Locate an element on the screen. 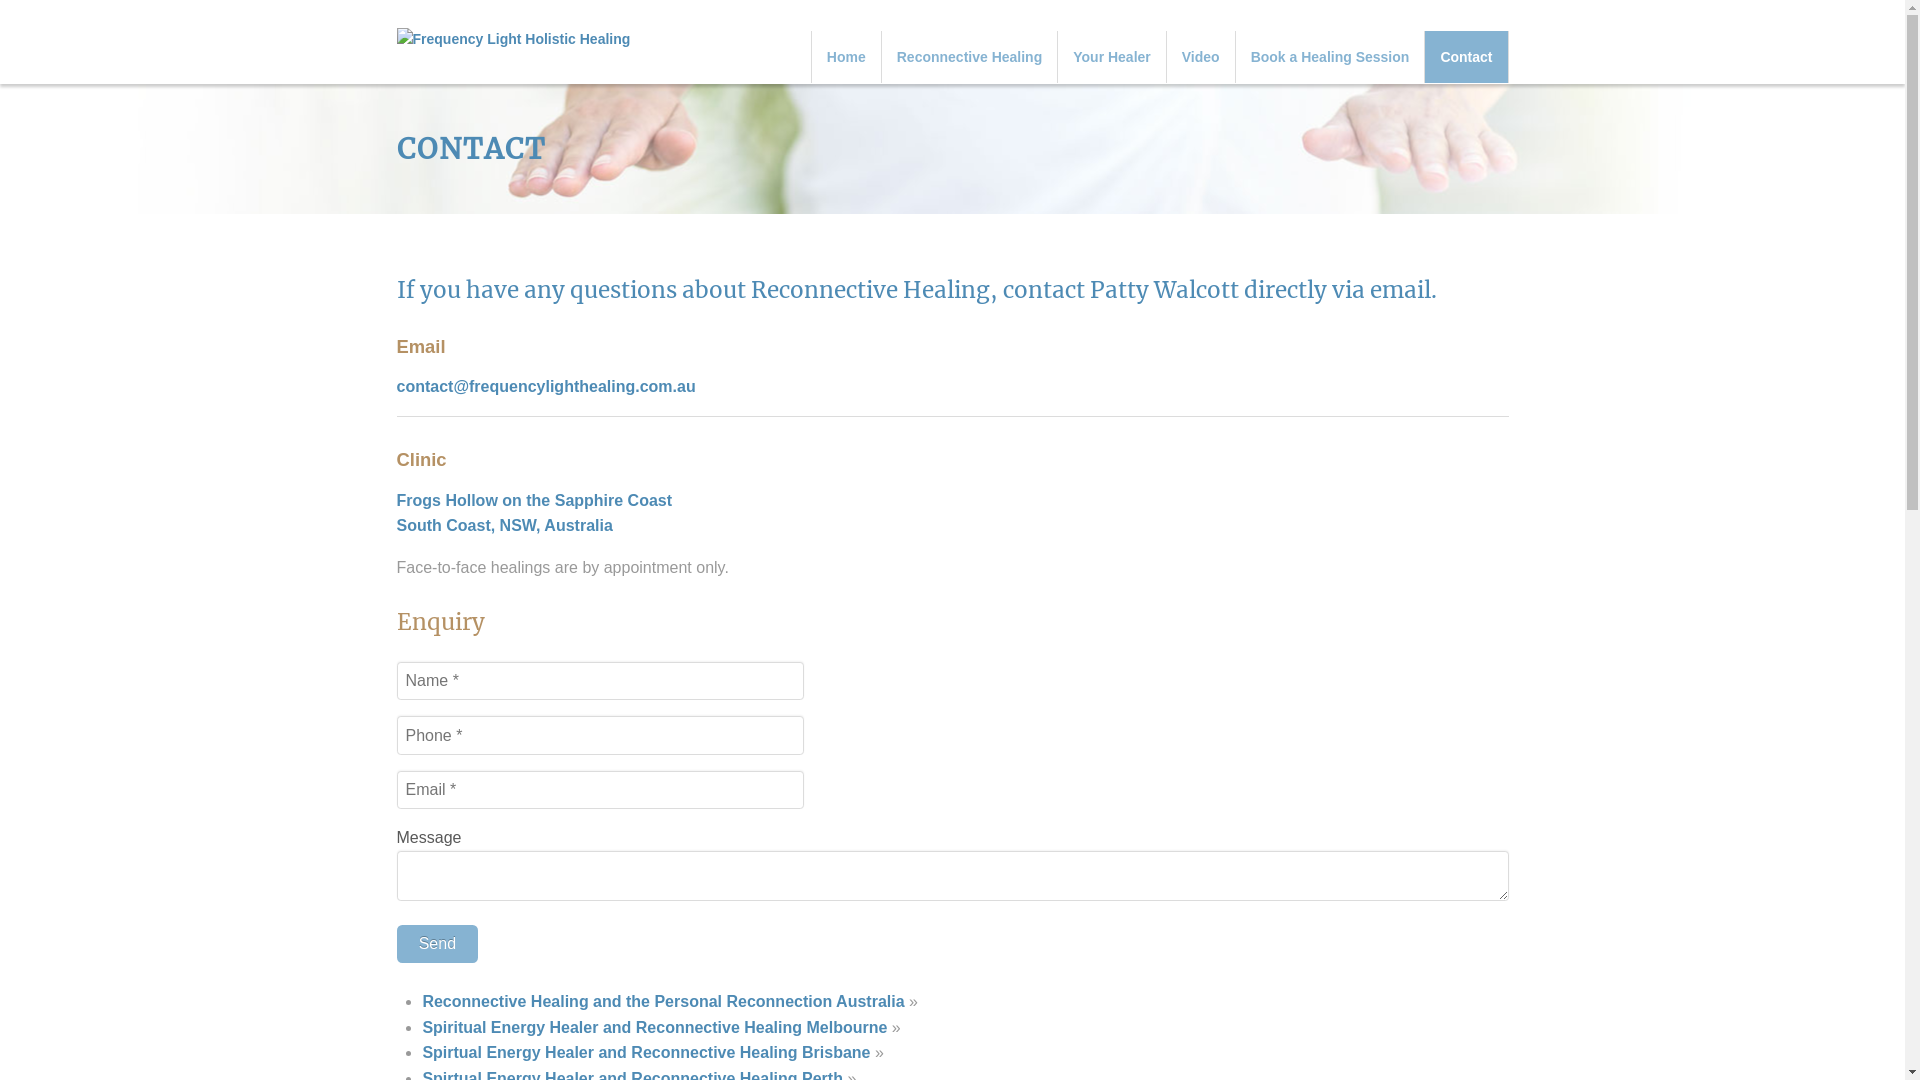 This screenshot has width=1920, height=1080. 'Your Healer' is located at coordinates (1111, 56).